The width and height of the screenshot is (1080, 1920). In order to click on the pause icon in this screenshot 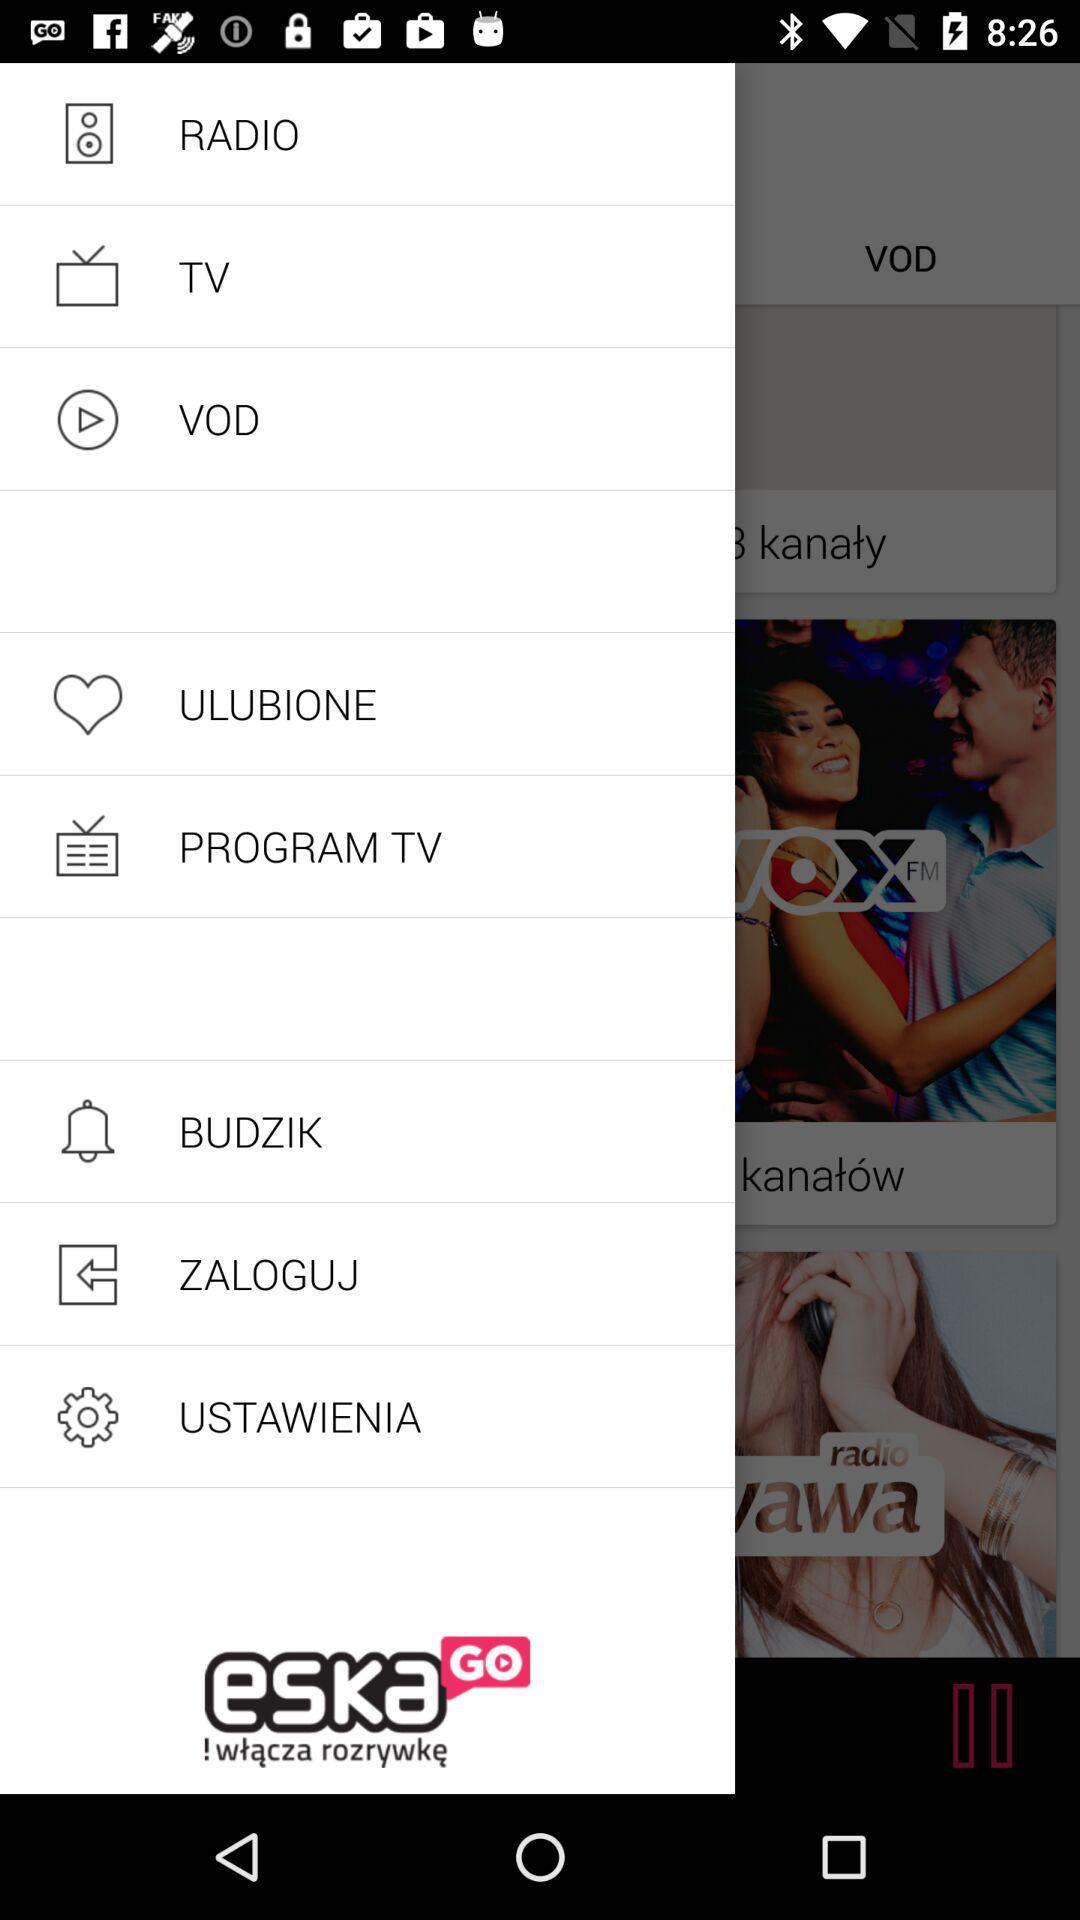, I will do `click(987, 1724)`.